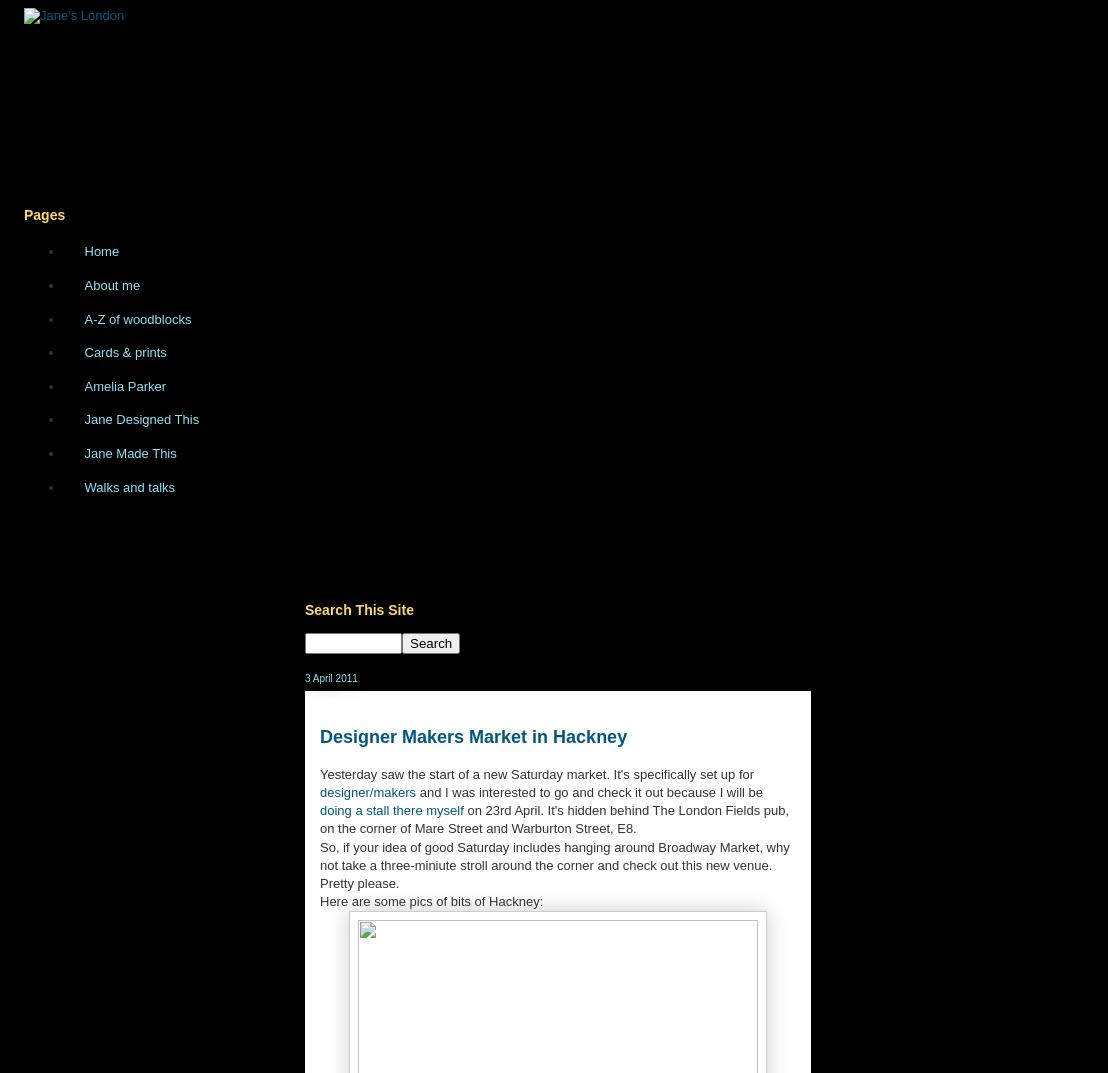  Describe the element at coordinates (82, 485) in the screenshot. I see `'Walks and talks'` at that location.